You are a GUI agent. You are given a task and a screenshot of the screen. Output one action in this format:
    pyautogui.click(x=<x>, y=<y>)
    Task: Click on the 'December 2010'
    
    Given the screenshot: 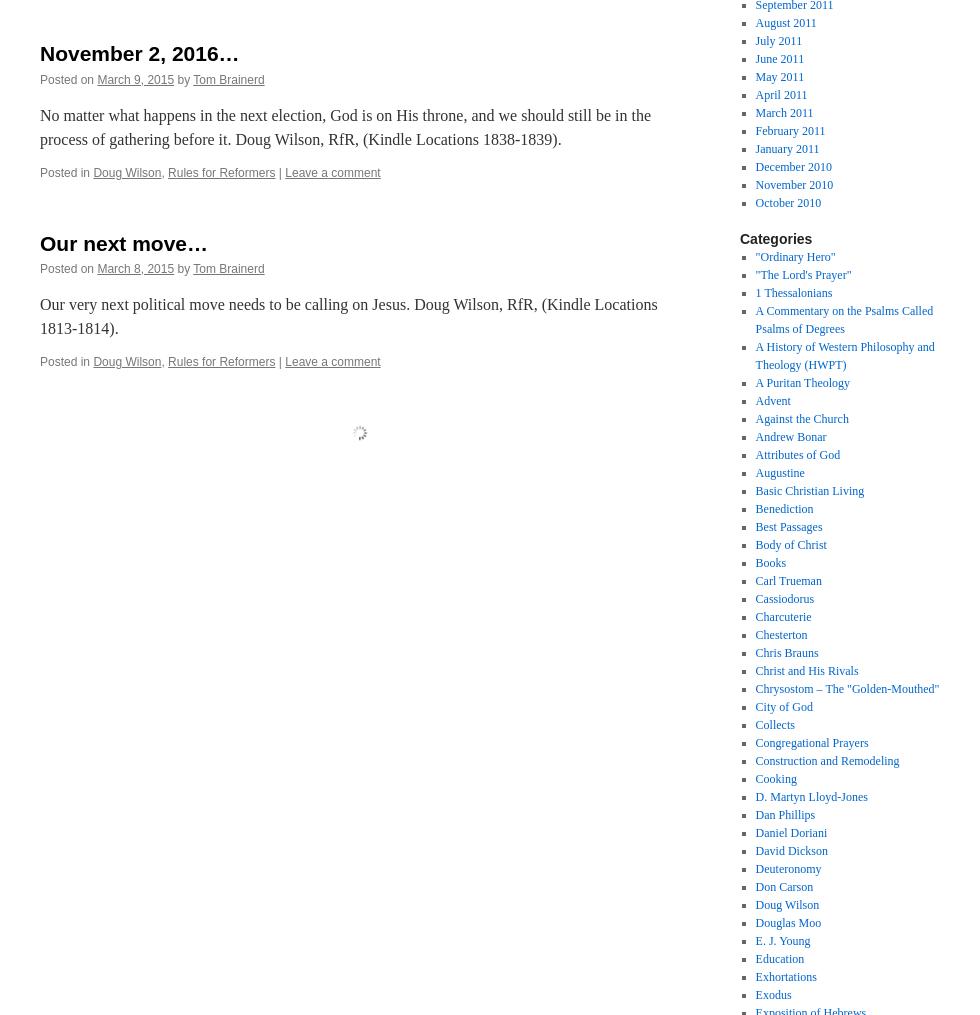 What is the action you would take?
    pyautogui.click(x=754, y=165)
    